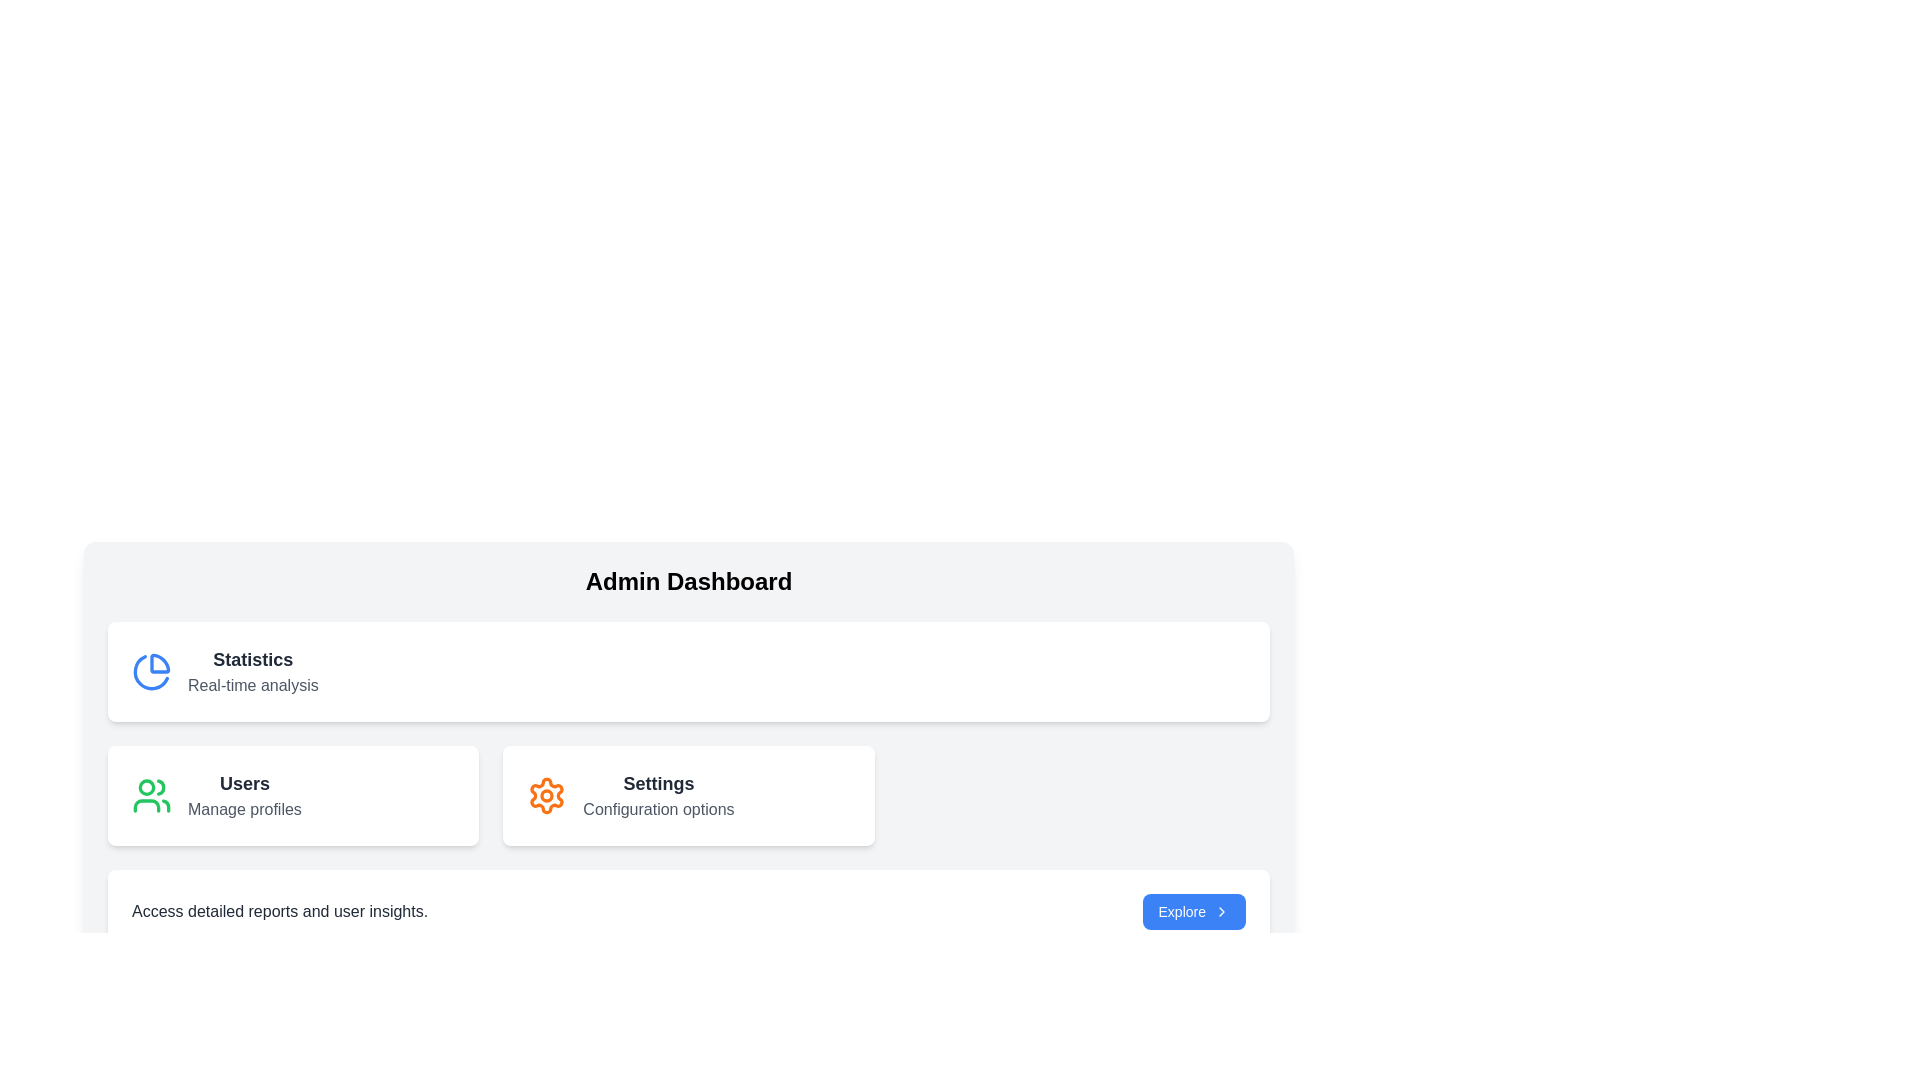  Describe the element at coordinates (547, 794) in the screenshot. I see `the gear icon located in the 'Settings' card` at that location.